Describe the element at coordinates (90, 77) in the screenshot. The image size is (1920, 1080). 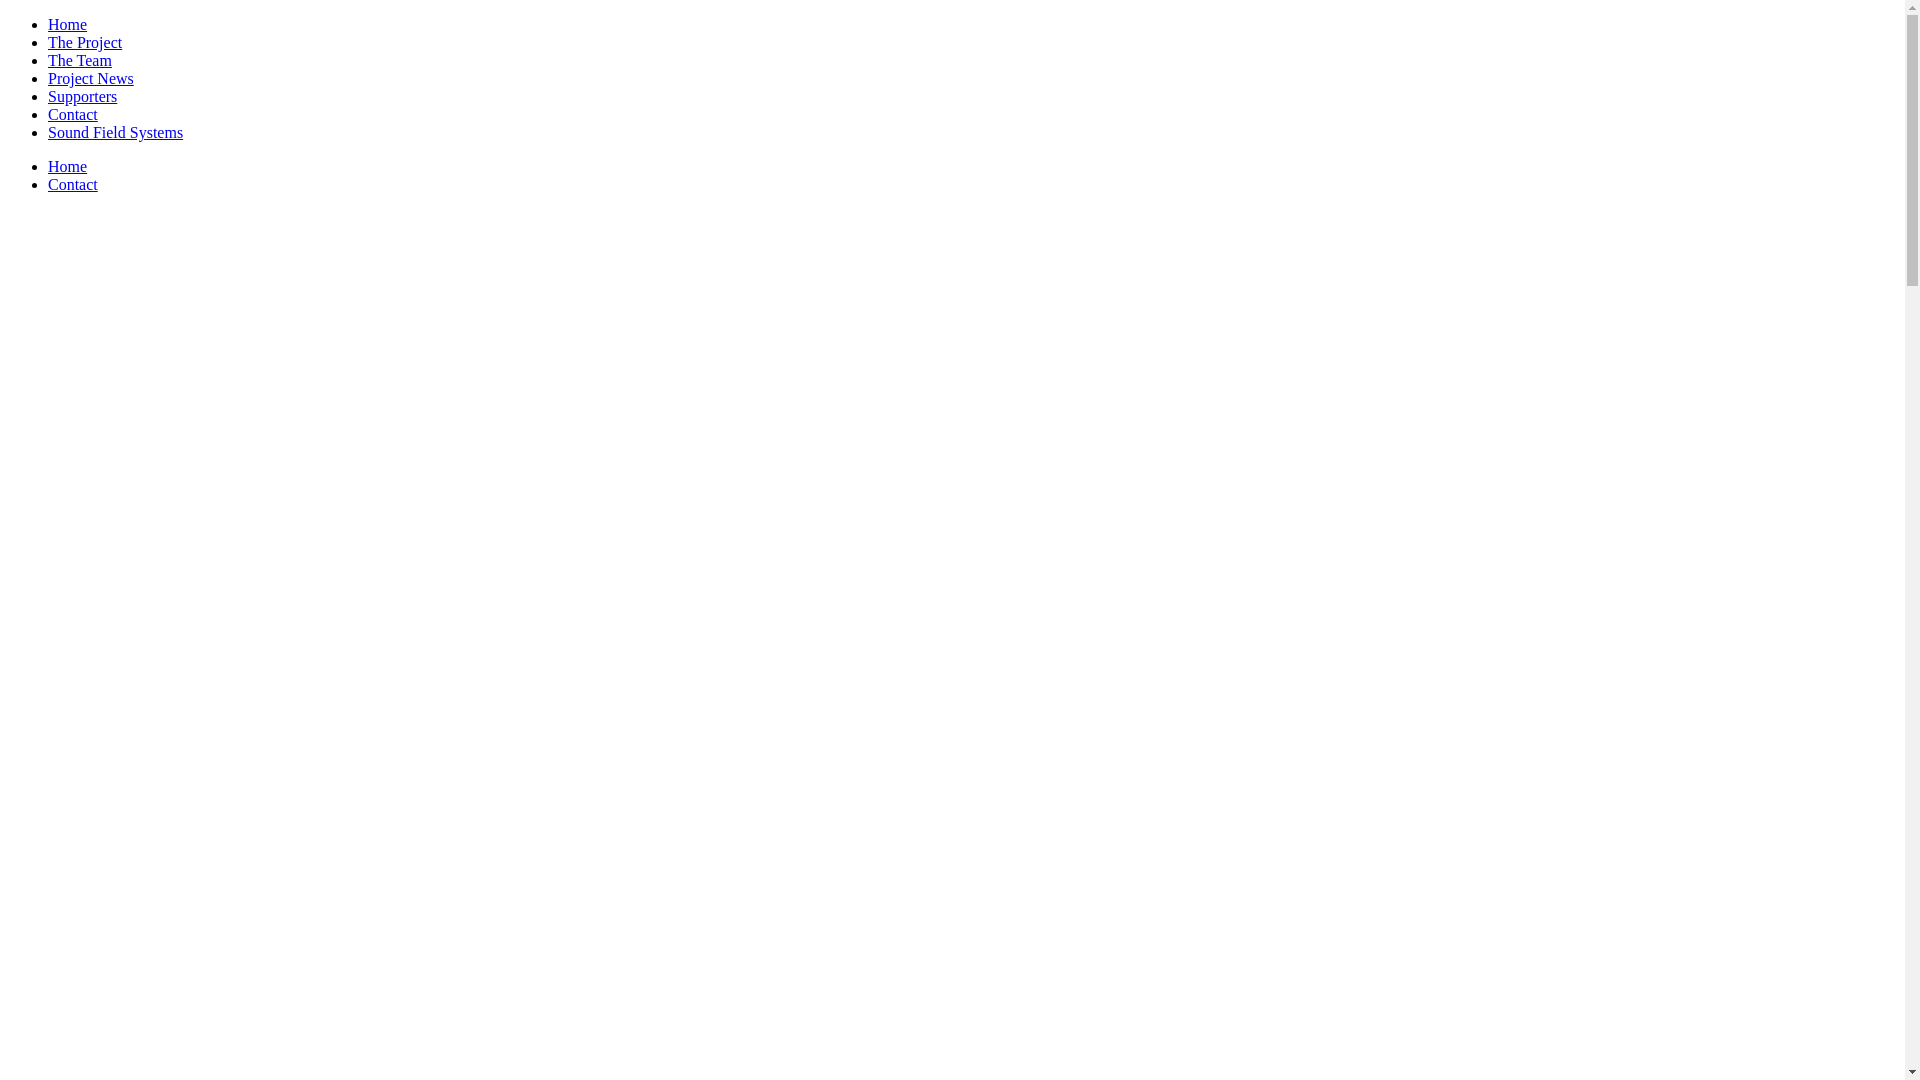
I see `'Project News'` at that location.